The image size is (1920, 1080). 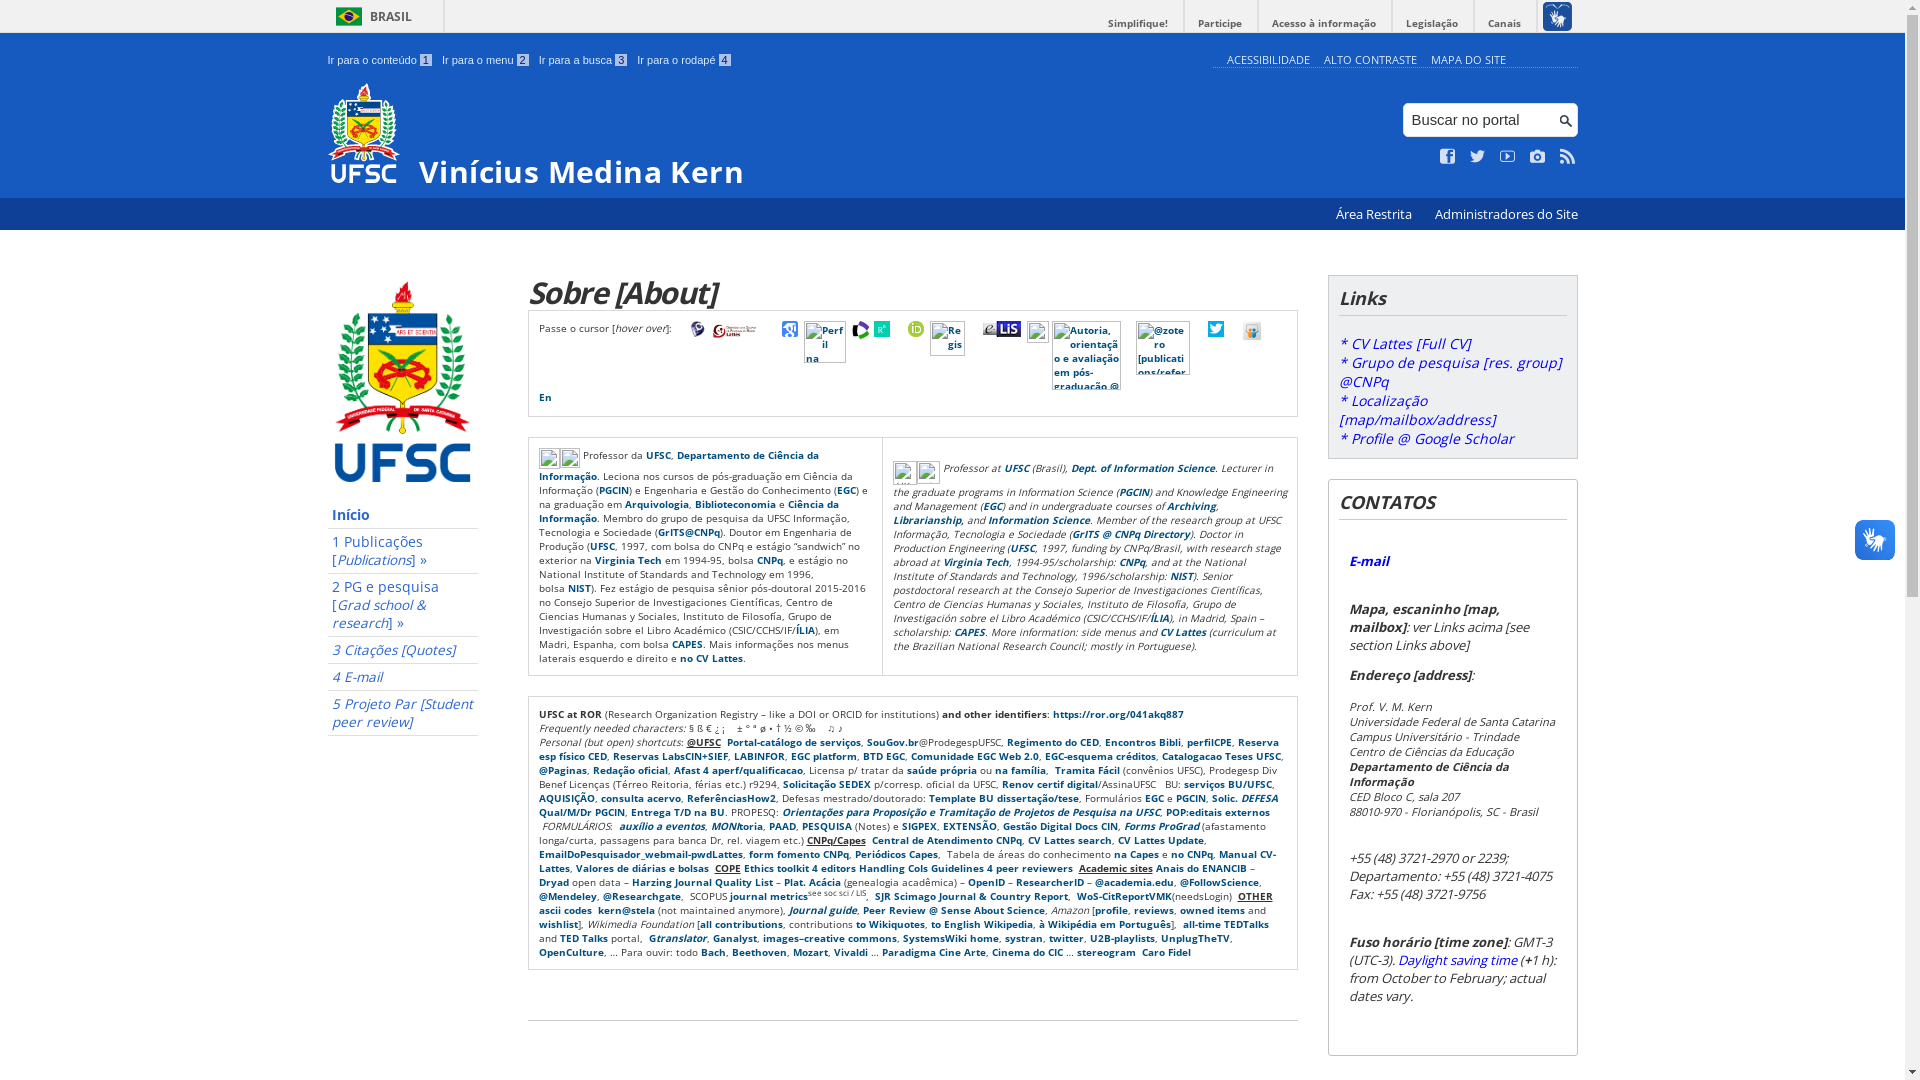 I want to click on 'LABINFOR', so click(x=758, y=756).